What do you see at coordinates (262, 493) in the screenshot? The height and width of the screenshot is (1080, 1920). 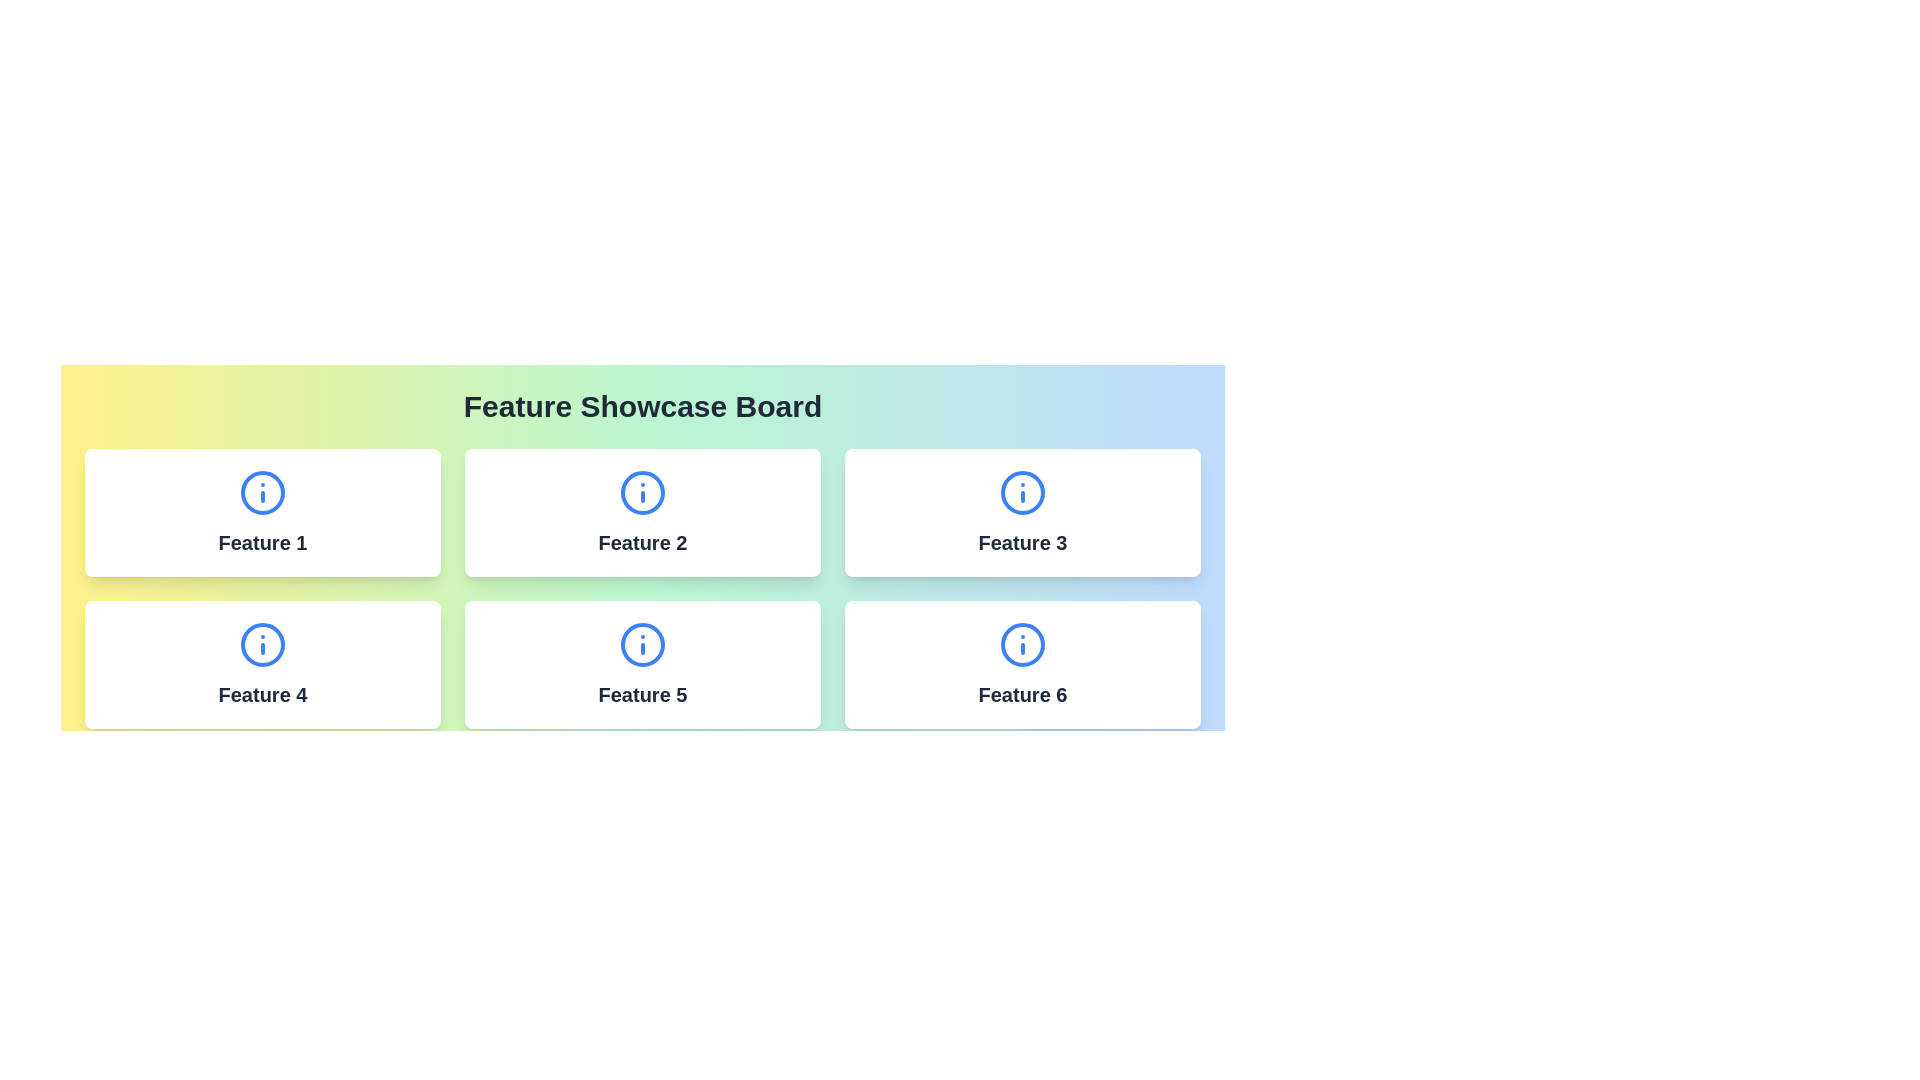 I see `the information icon located in the top-left card of the feature cards grid` at bounding box center [262, 493].